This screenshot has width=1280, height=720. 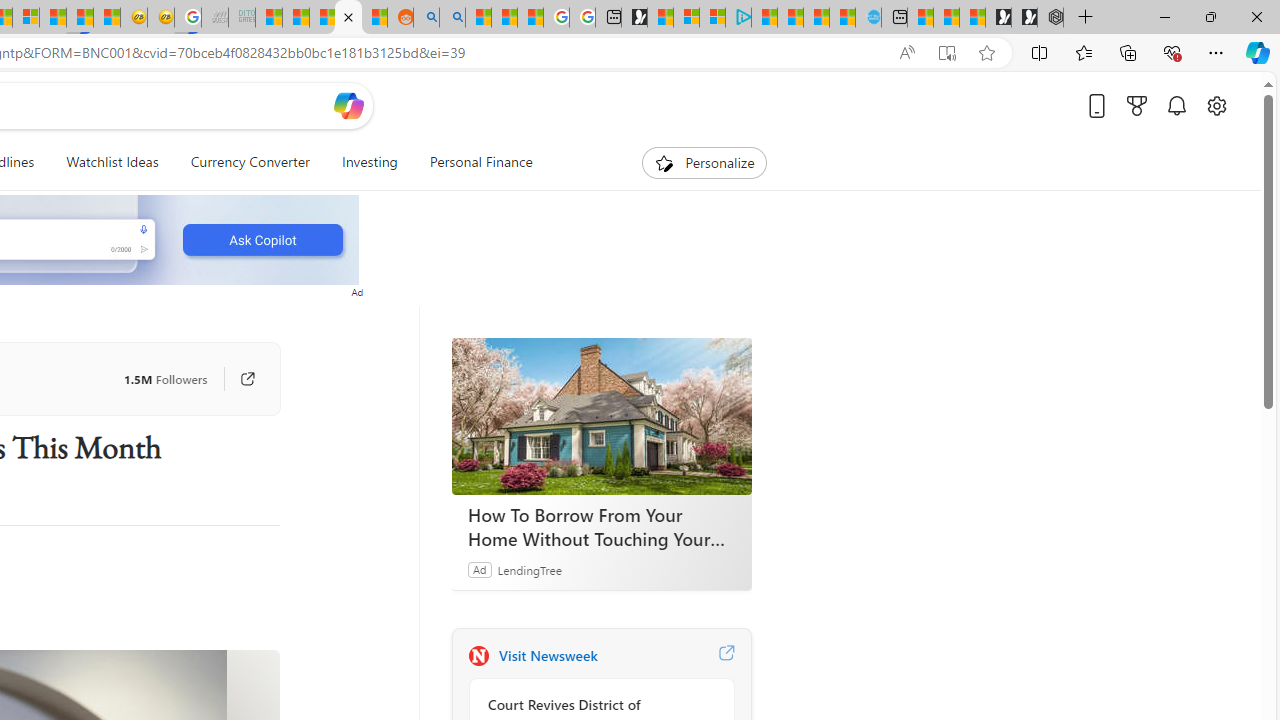 I want to click on 'Currency Converter', so click(x=249, y=162).